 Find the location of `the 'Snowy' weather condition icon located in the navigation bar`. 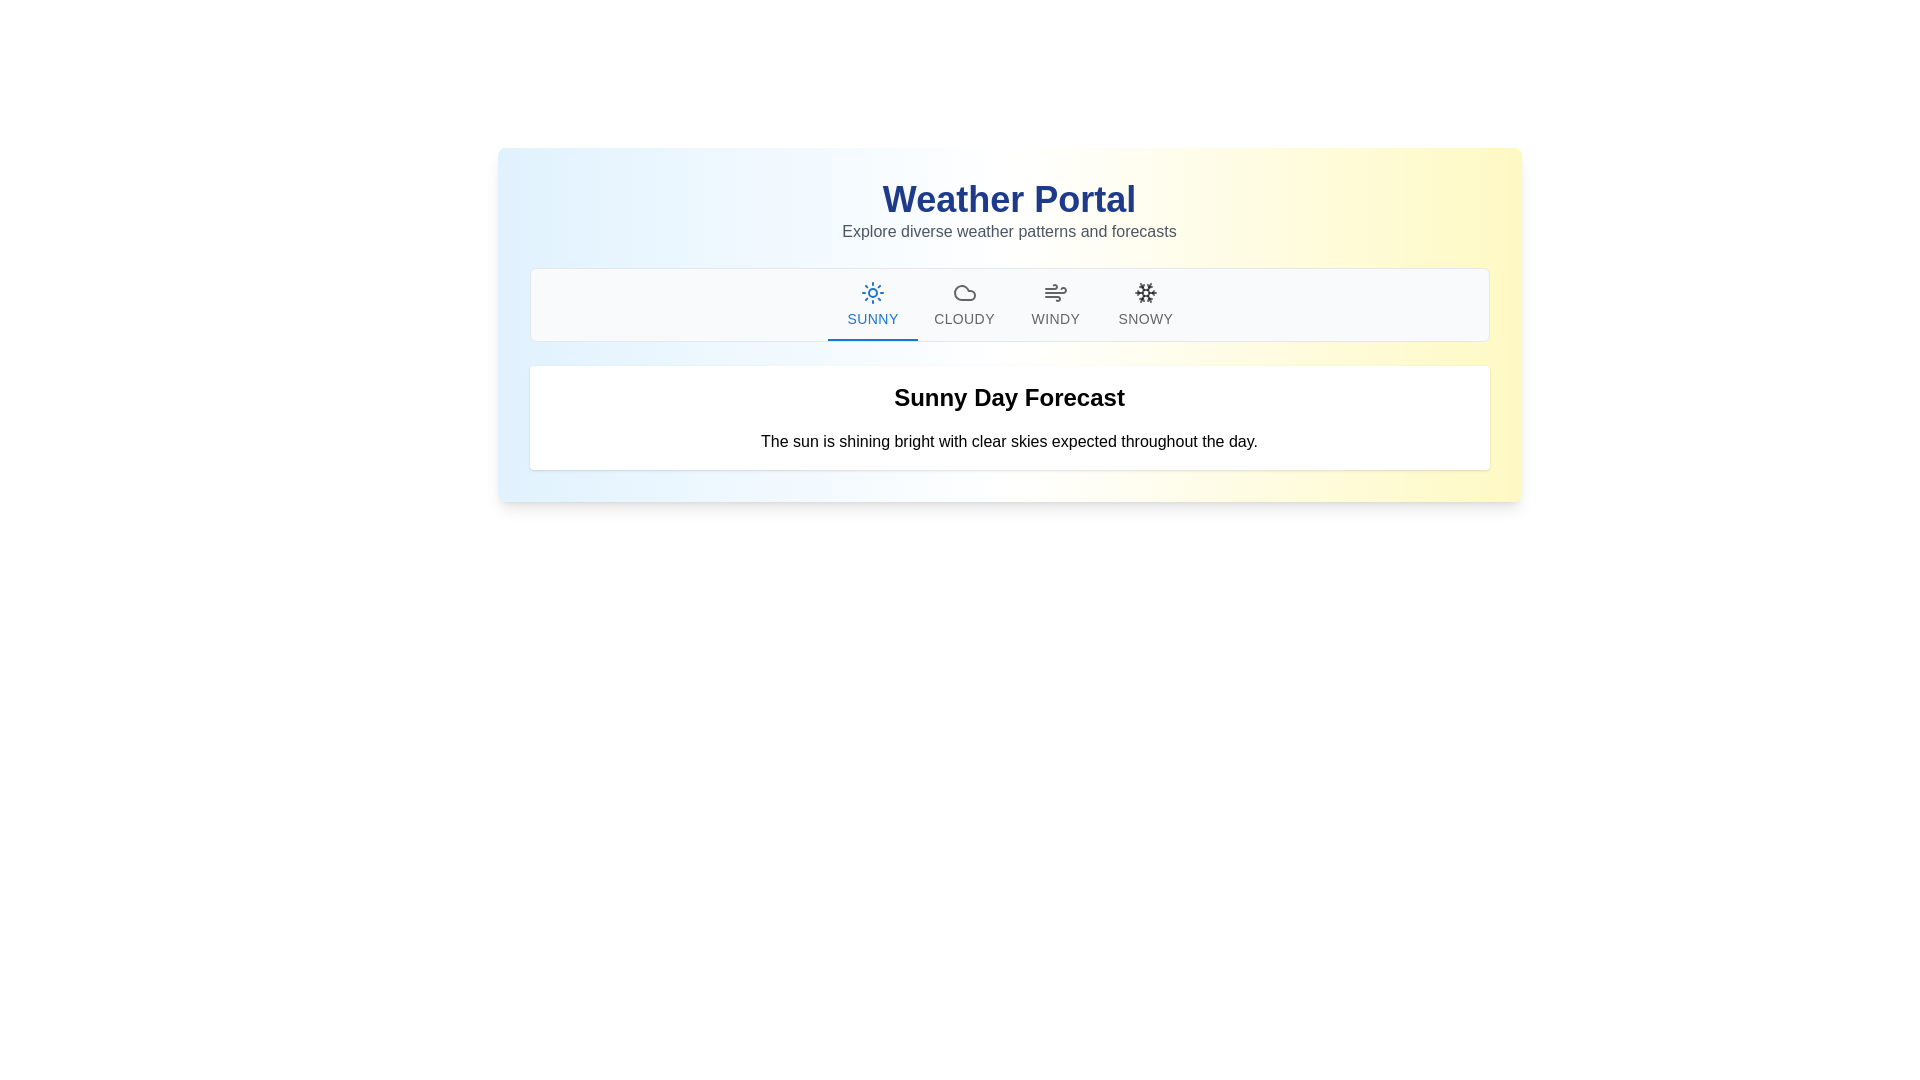

the 'Snowy' weather condition icon located in the navigation bar is located at coordinates (1145, 293).